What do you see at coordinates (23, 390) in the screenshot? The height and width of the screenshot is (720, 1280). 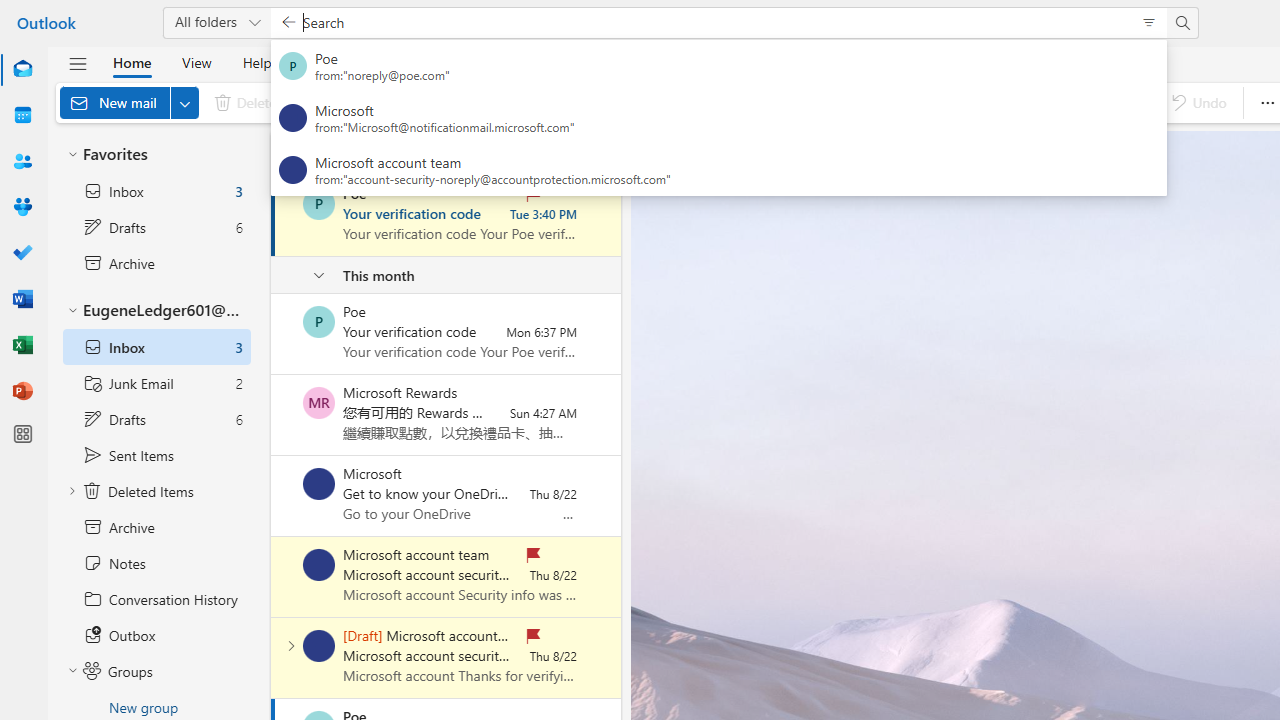 I see `'PowerPoint'` at bounding box center [23, 390].